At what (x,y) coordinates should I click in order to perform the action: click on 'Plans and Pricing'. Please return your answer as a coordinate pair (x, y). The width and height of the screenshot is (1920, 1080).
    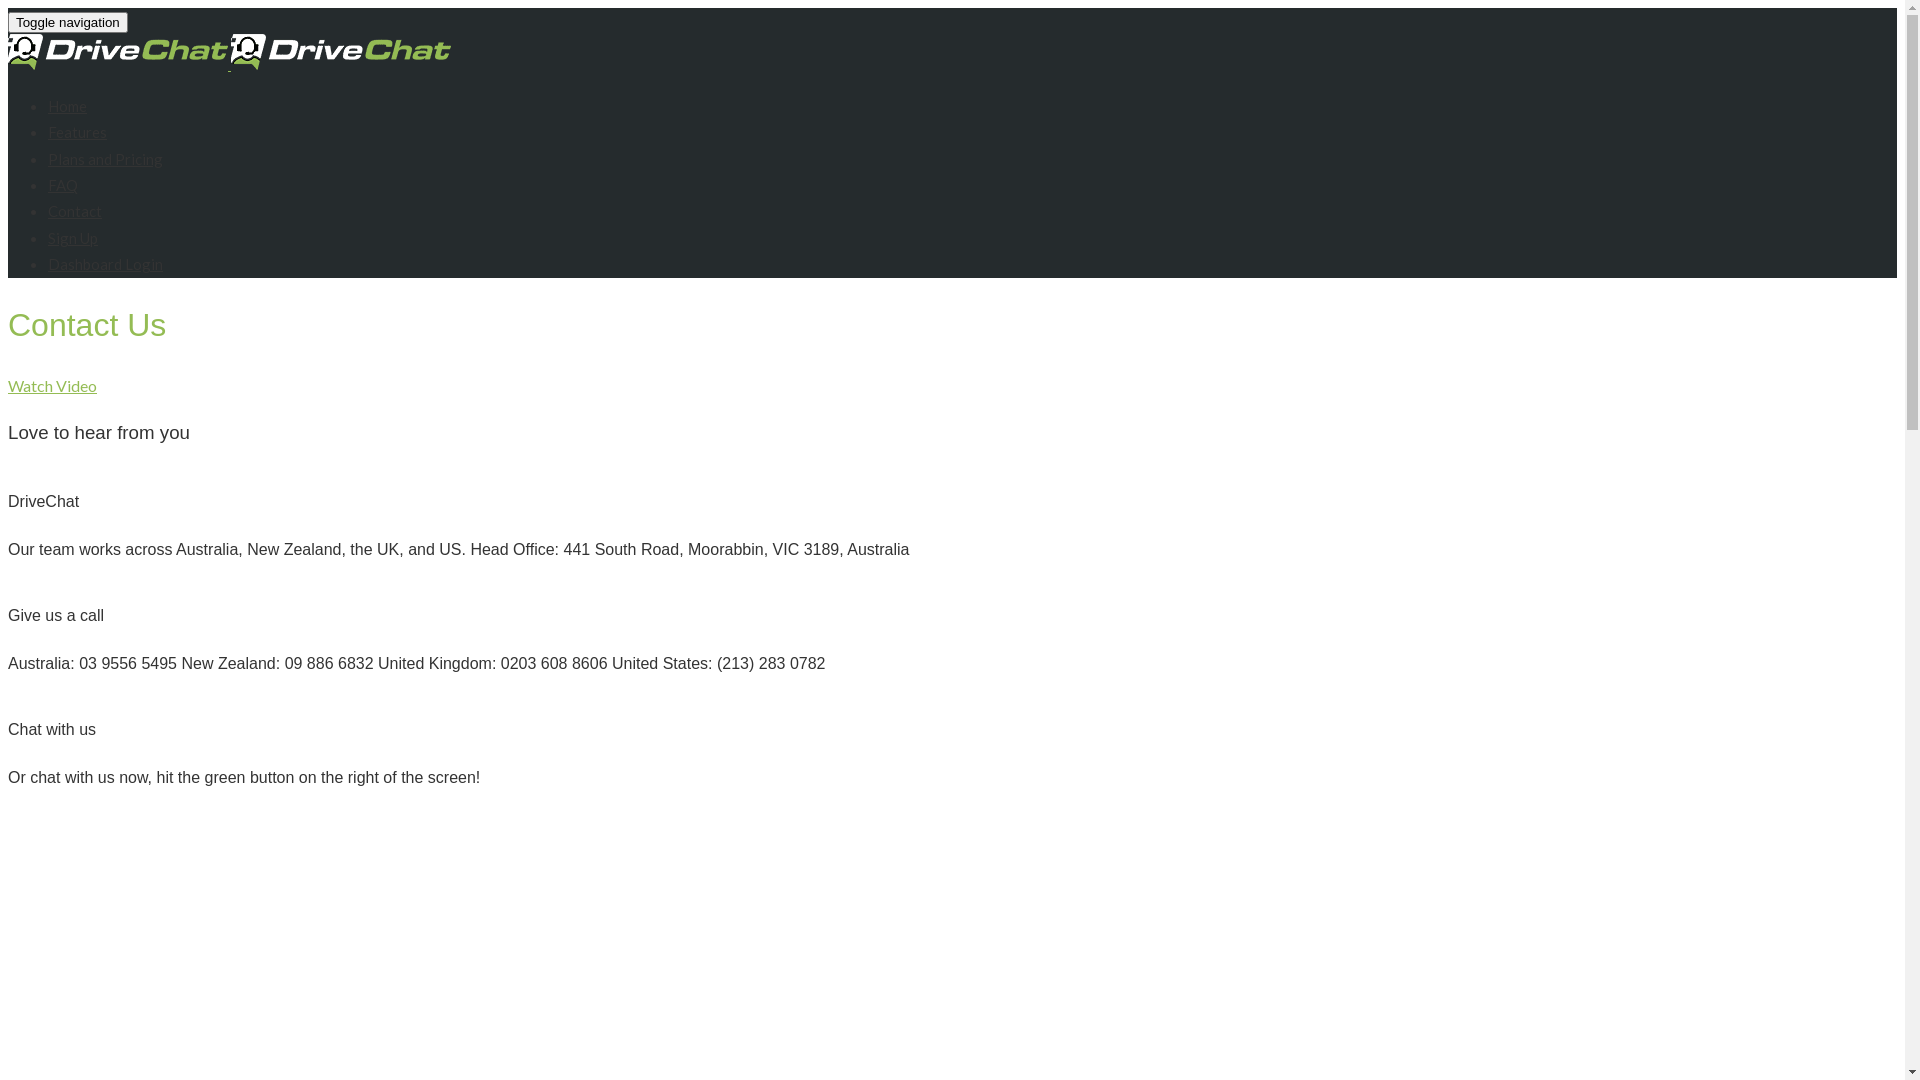
    Looking at the image, I should click on (104, 157).